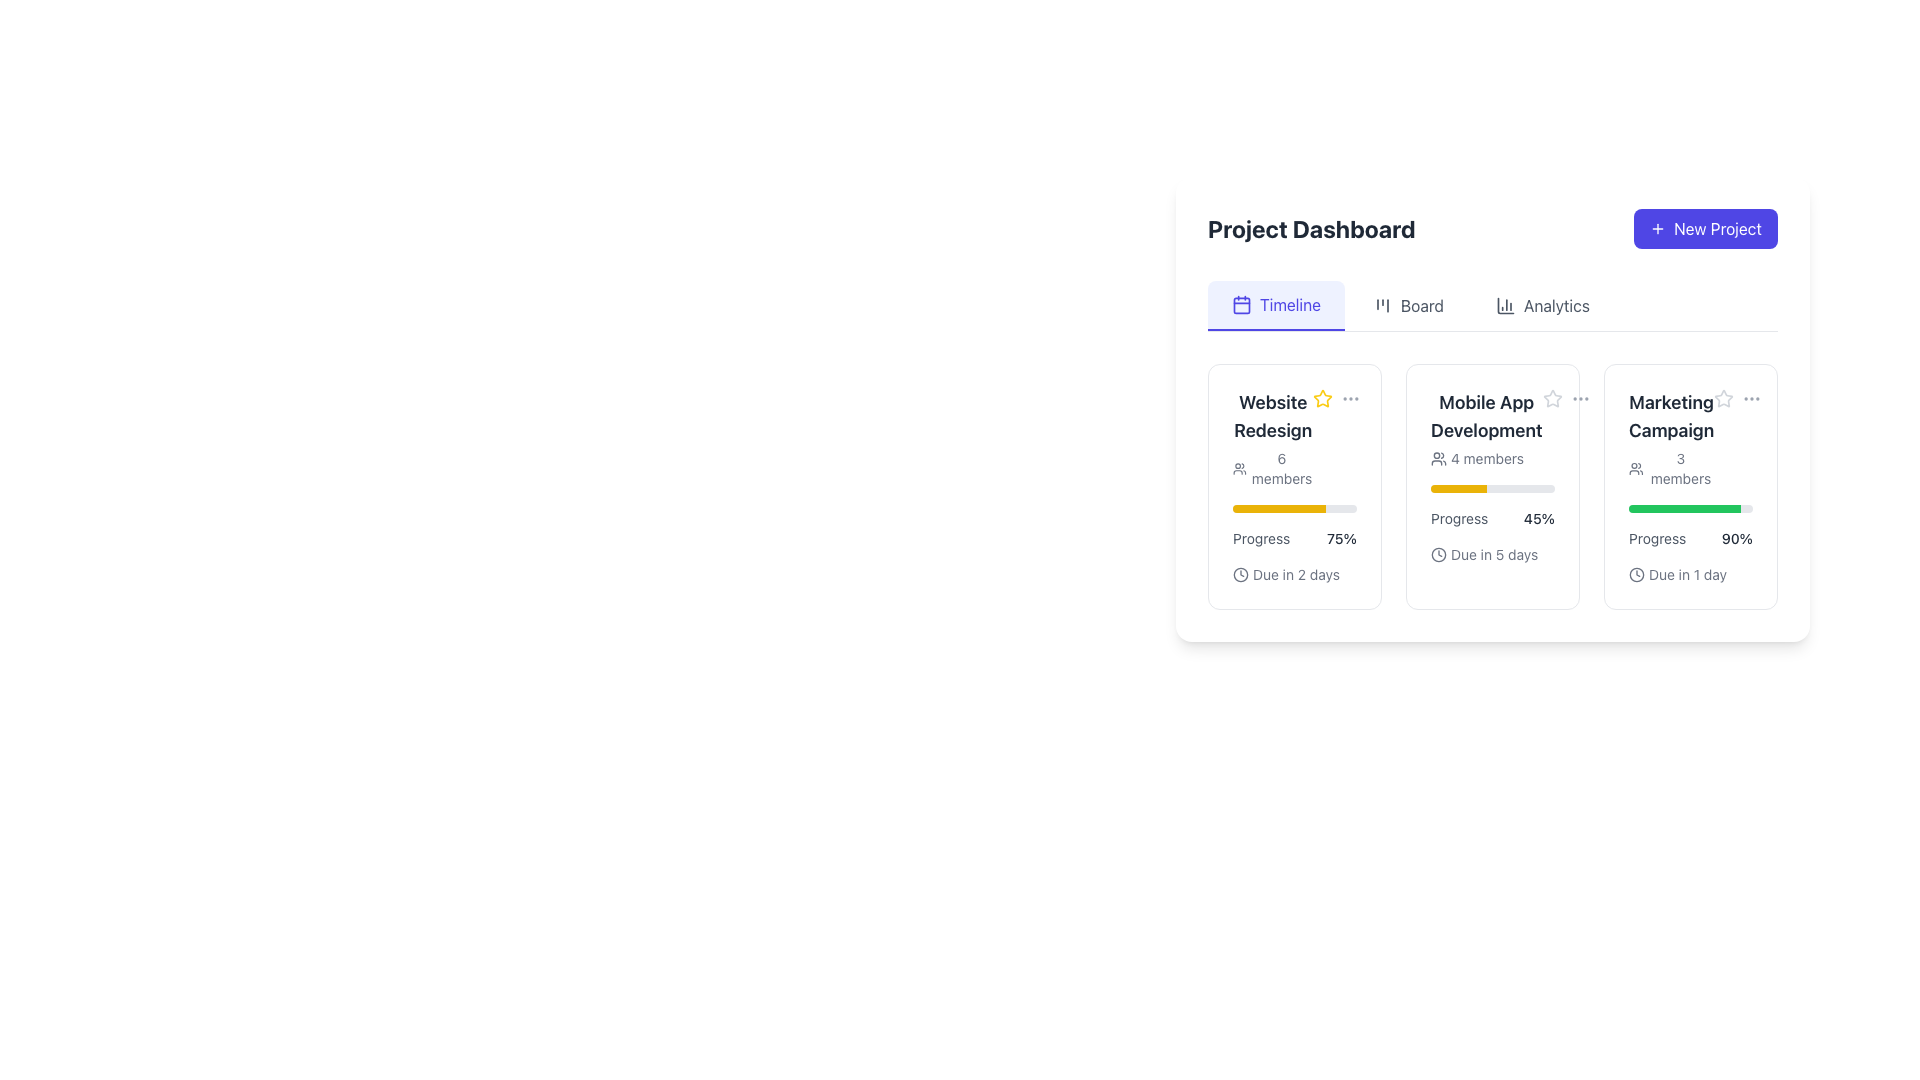 The image size is (1920, 1080). What do you see at coordinates (1323, 398) in the screenshot?
I see `the star-shaped icon with a yellow outline located at the top left inside the 'Website Redesign' card` at bounding box center [1323, 398].